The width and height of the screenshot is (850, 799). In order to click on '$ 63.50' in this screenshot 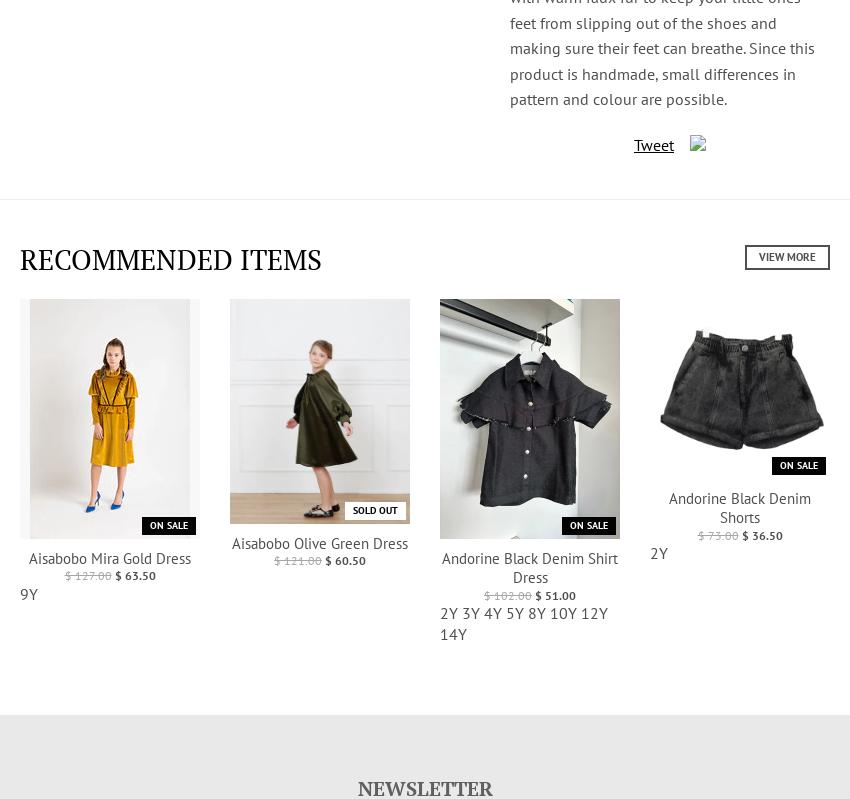, I will do `click(134, 575)`.